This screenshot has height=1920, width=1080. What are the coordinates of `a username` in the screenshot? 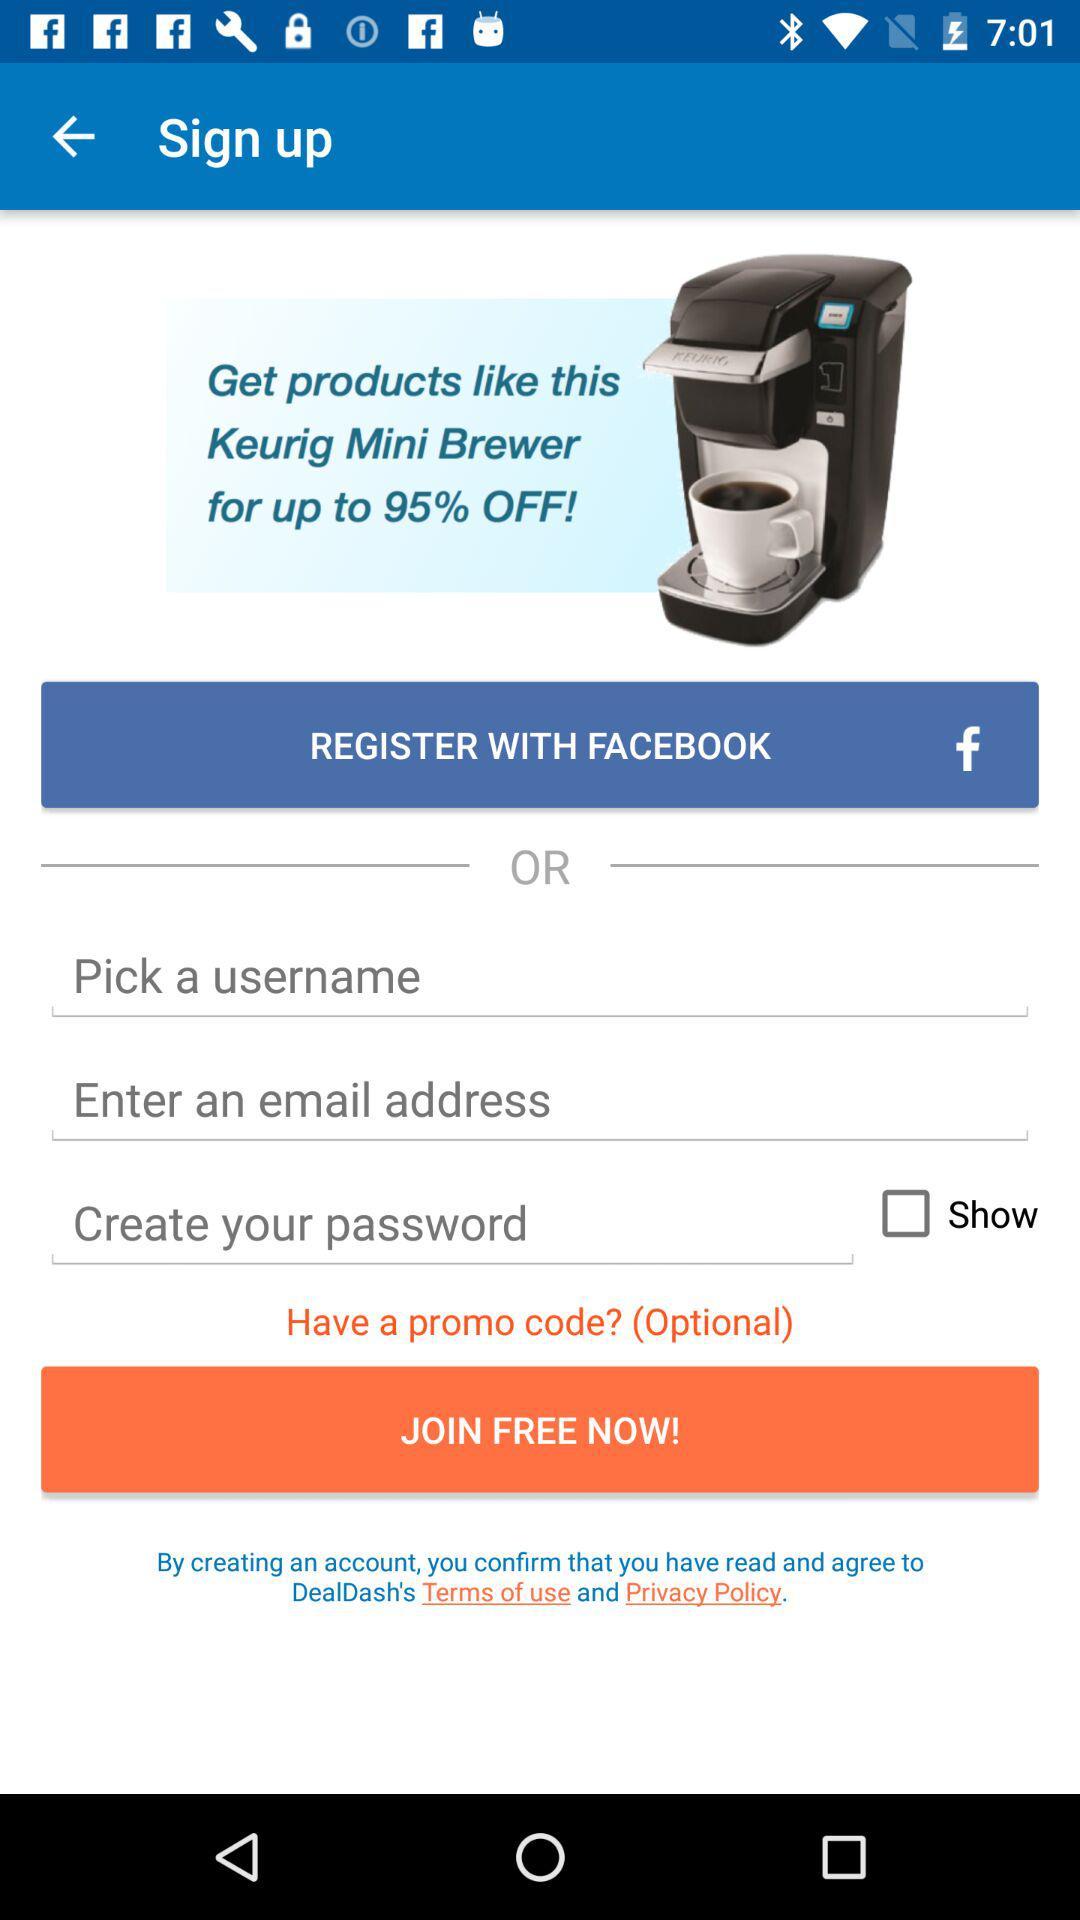 It's located at (540, 975).